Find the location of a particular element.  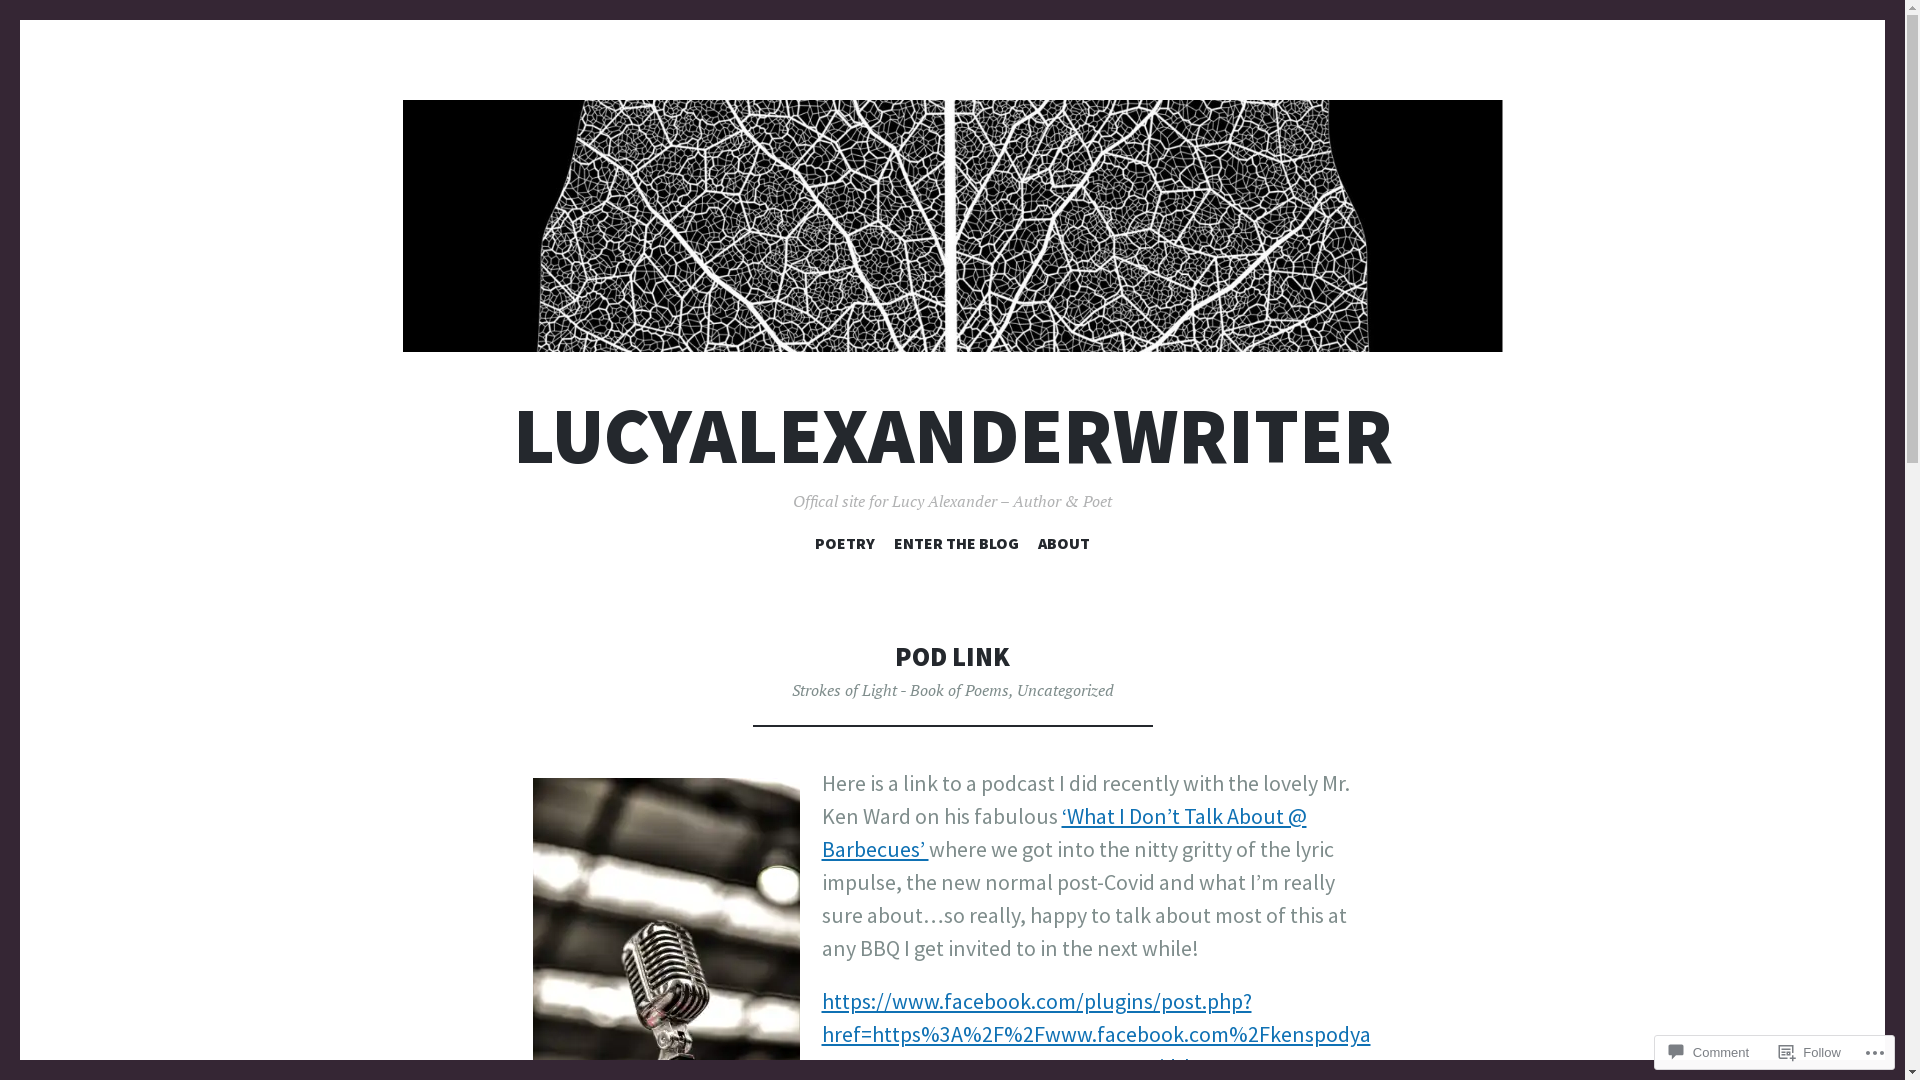

'Uncategorized' is located at coordinates (1063, 689).